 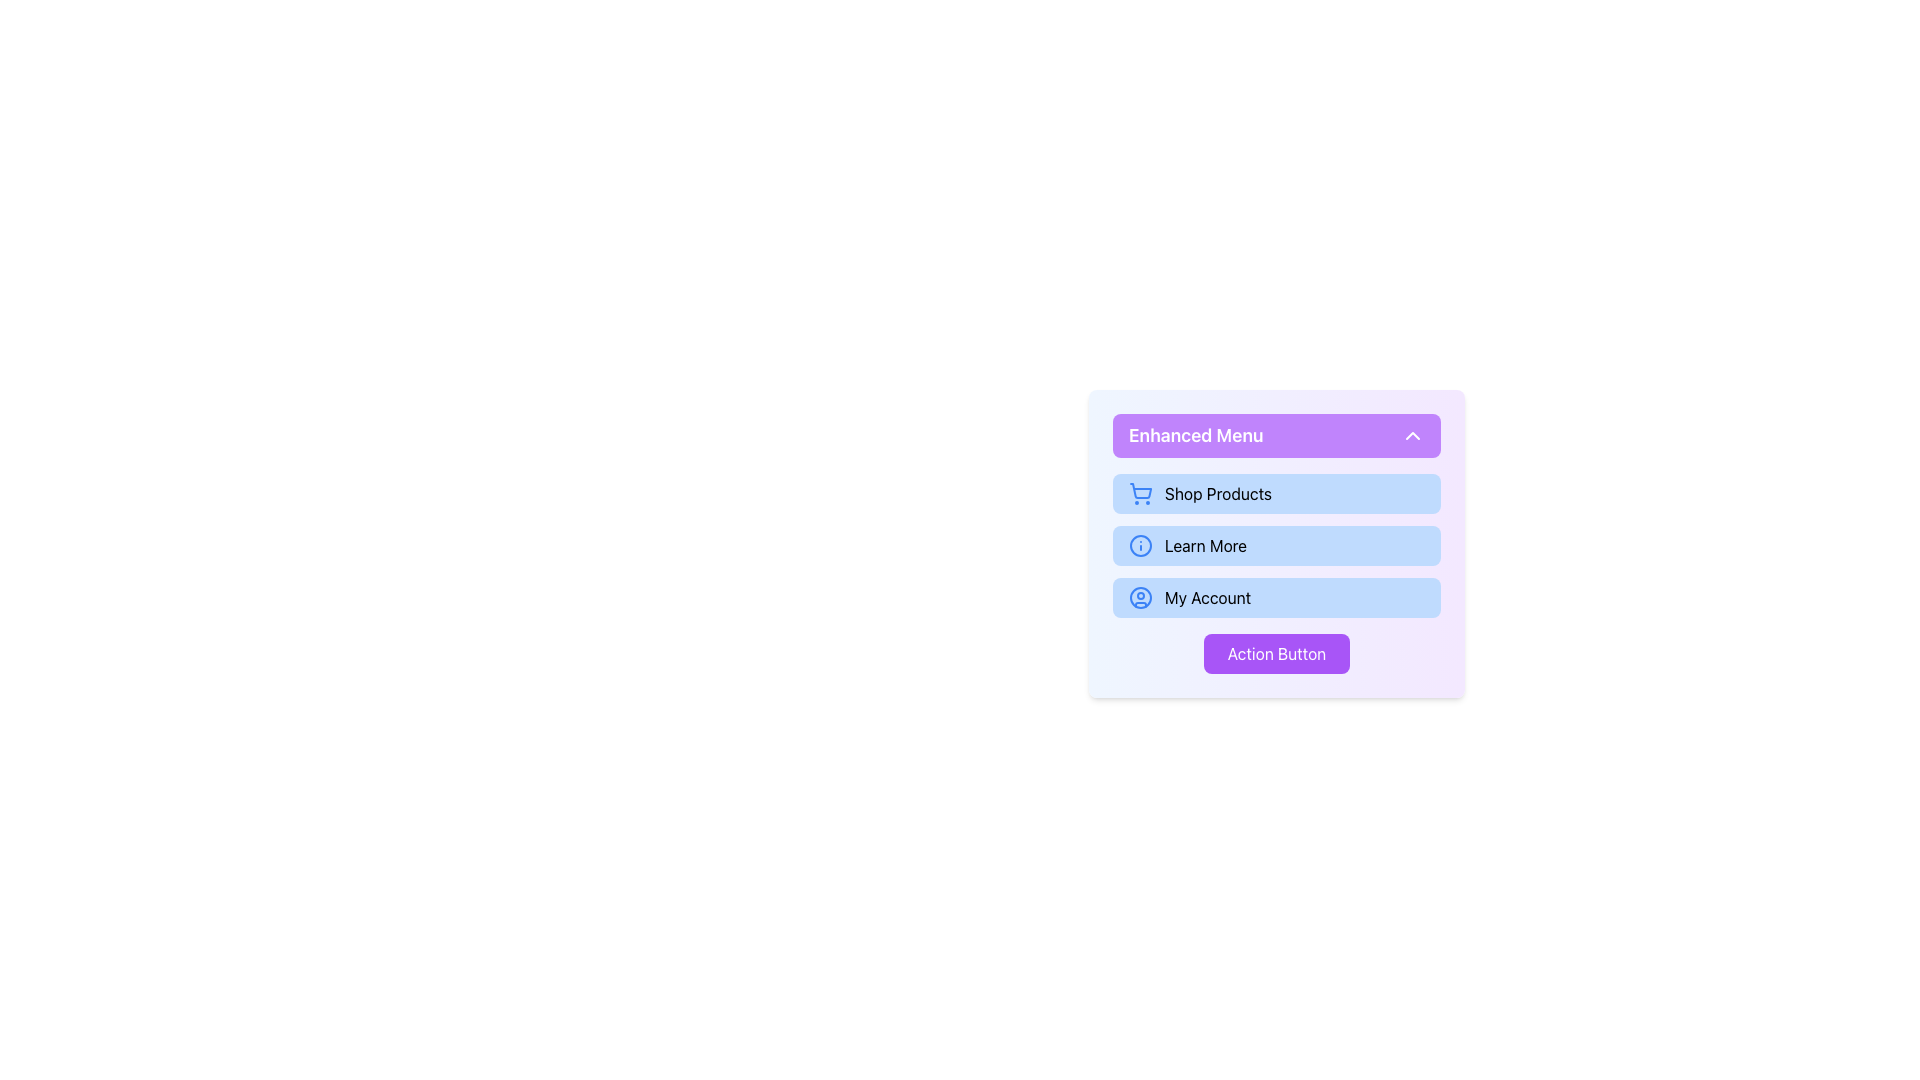 I want to click on the 'Learn More' navigation button located below the 'Shop Products' button and above the 'My Account' button in the right-central menu, so click(x=1275, y=543).